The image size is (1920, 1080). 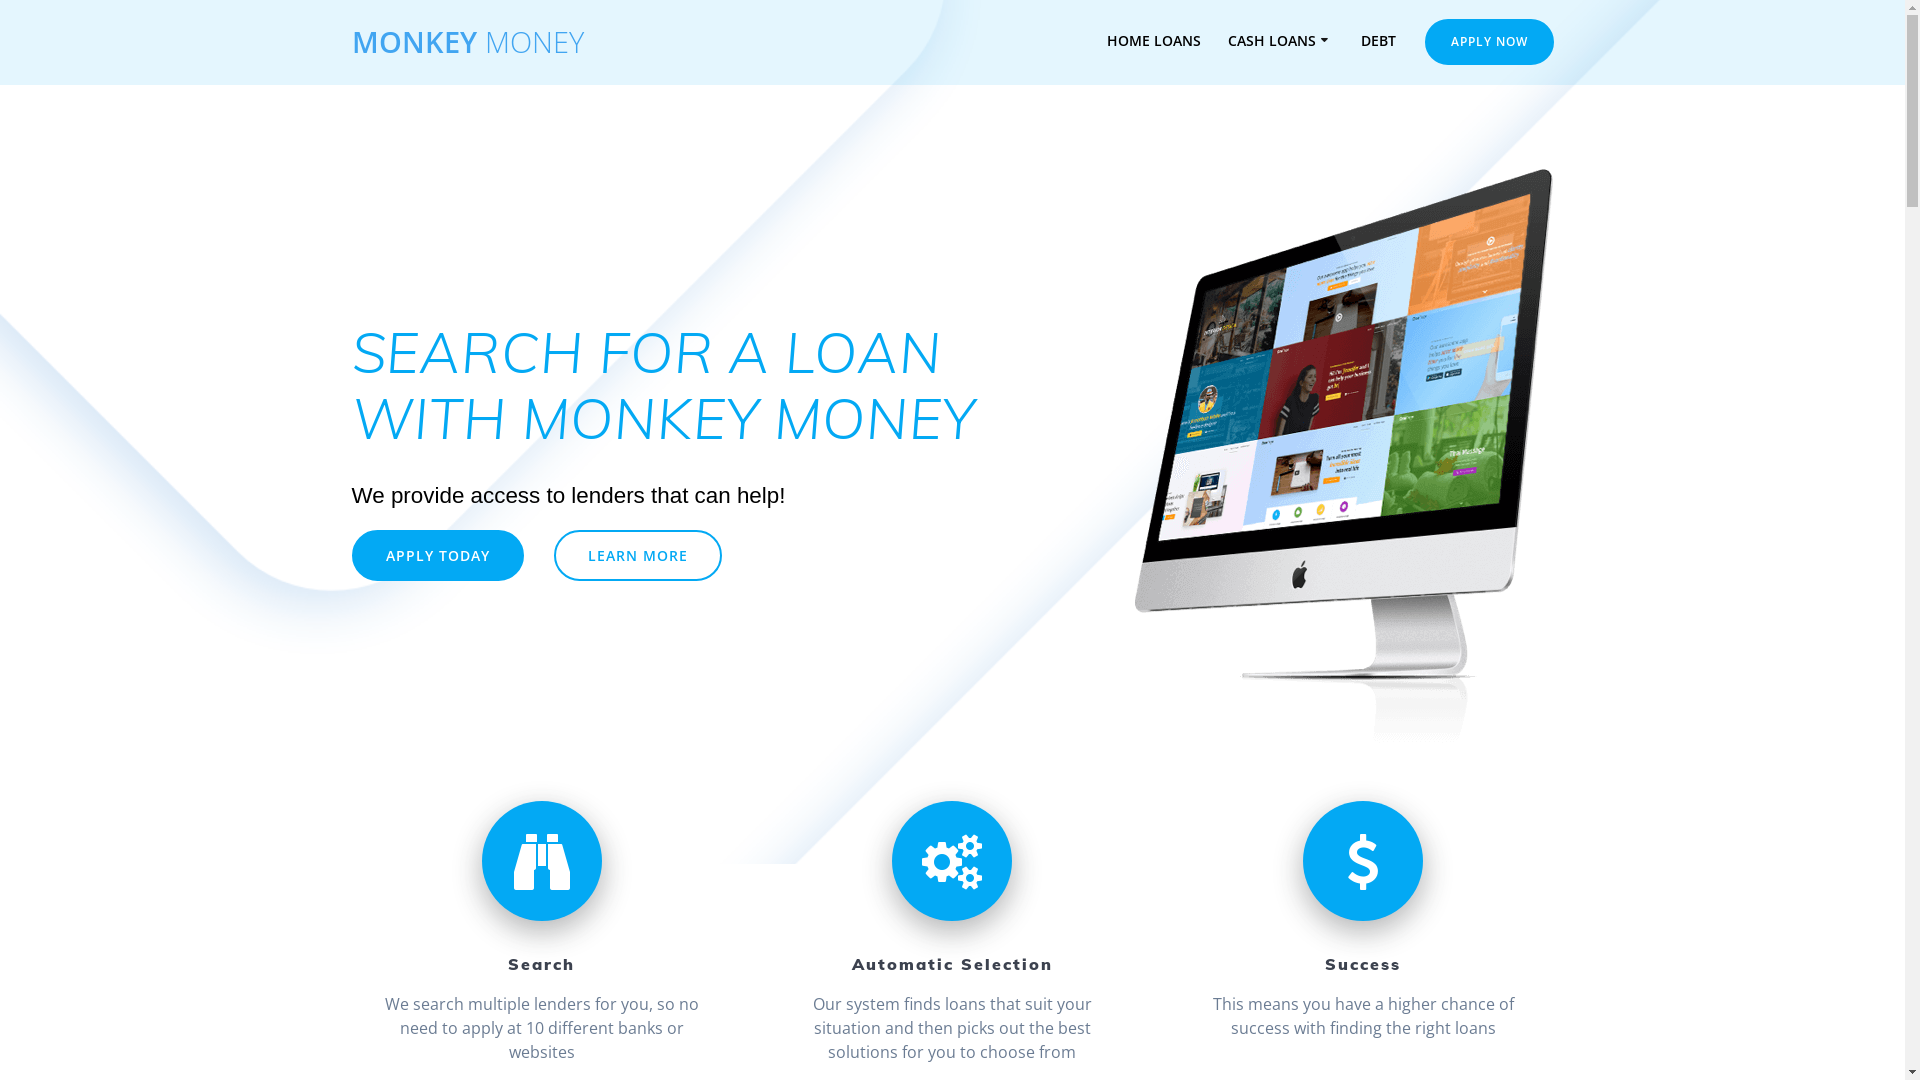 I want to click on 'DEBT', so click(x=1377, y=42).